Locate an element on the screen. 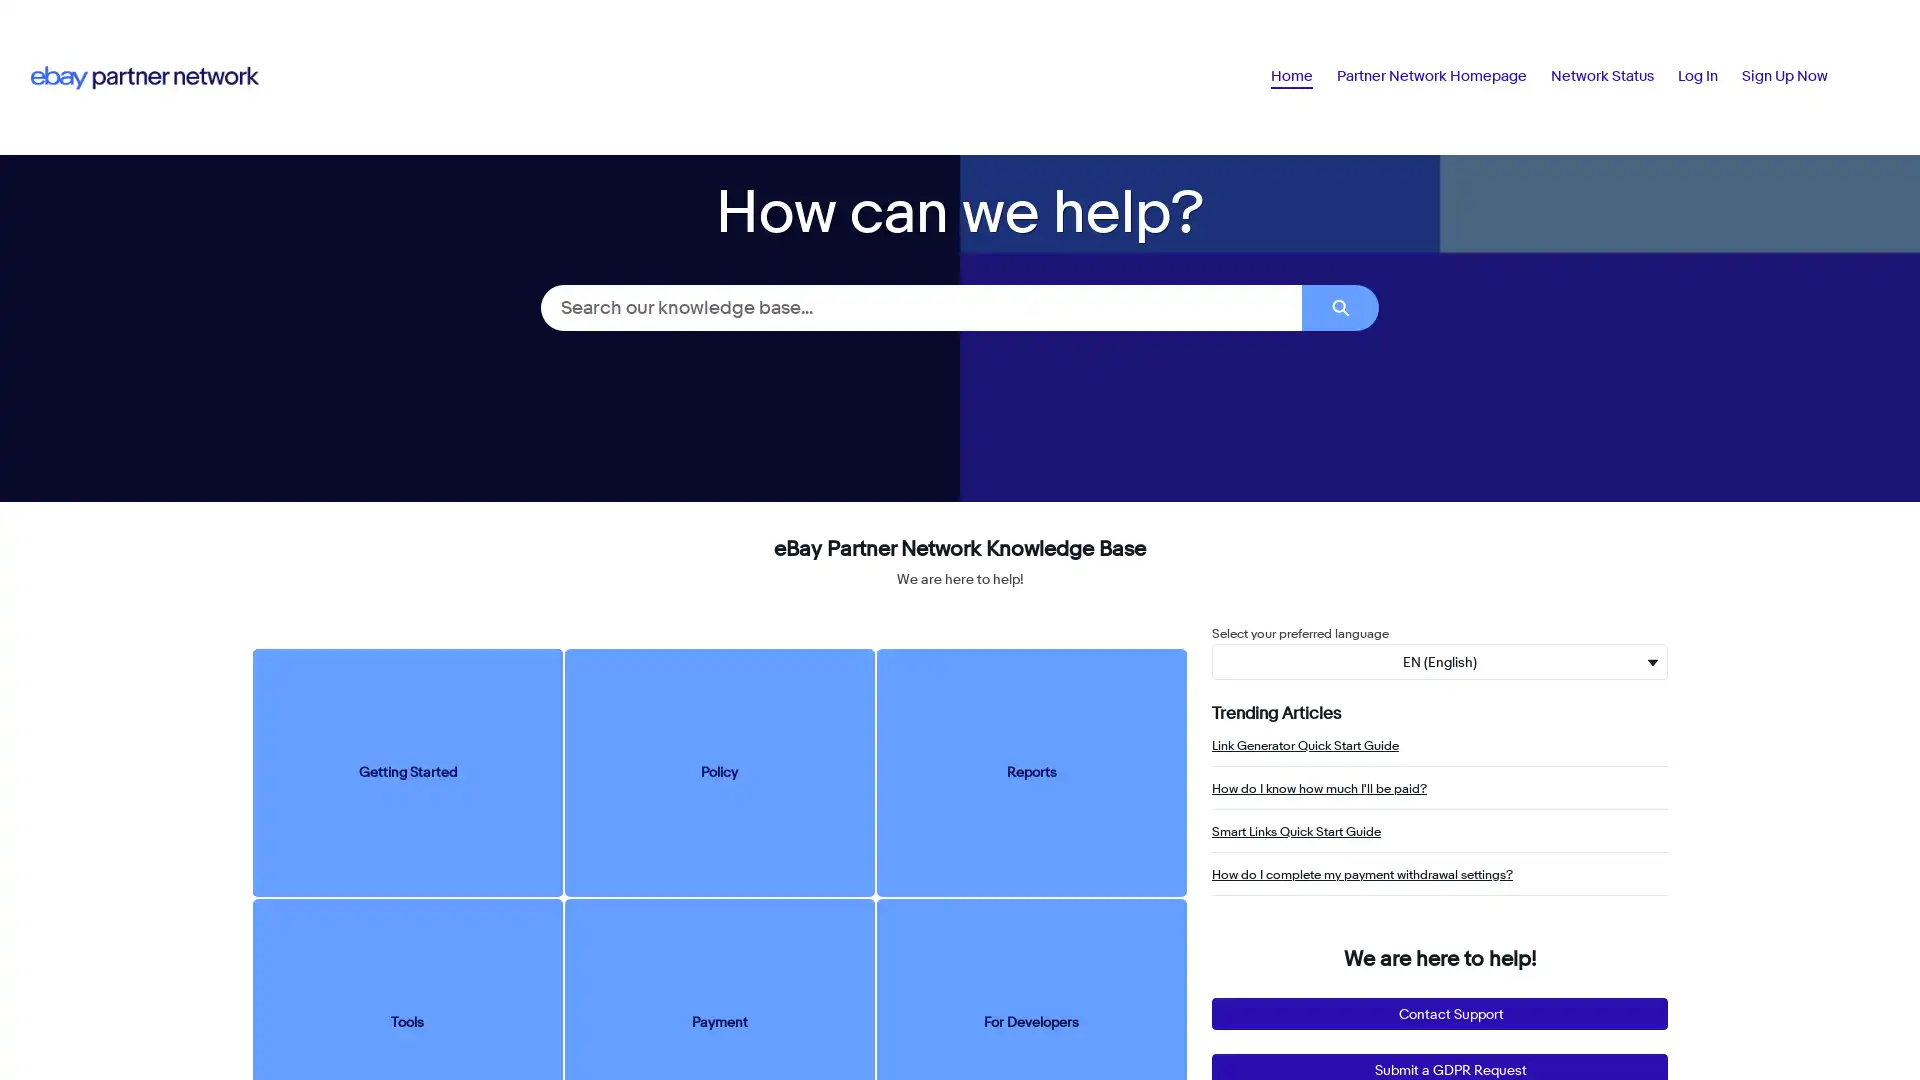  Contact Support is located at coordinates (1440, 1014).